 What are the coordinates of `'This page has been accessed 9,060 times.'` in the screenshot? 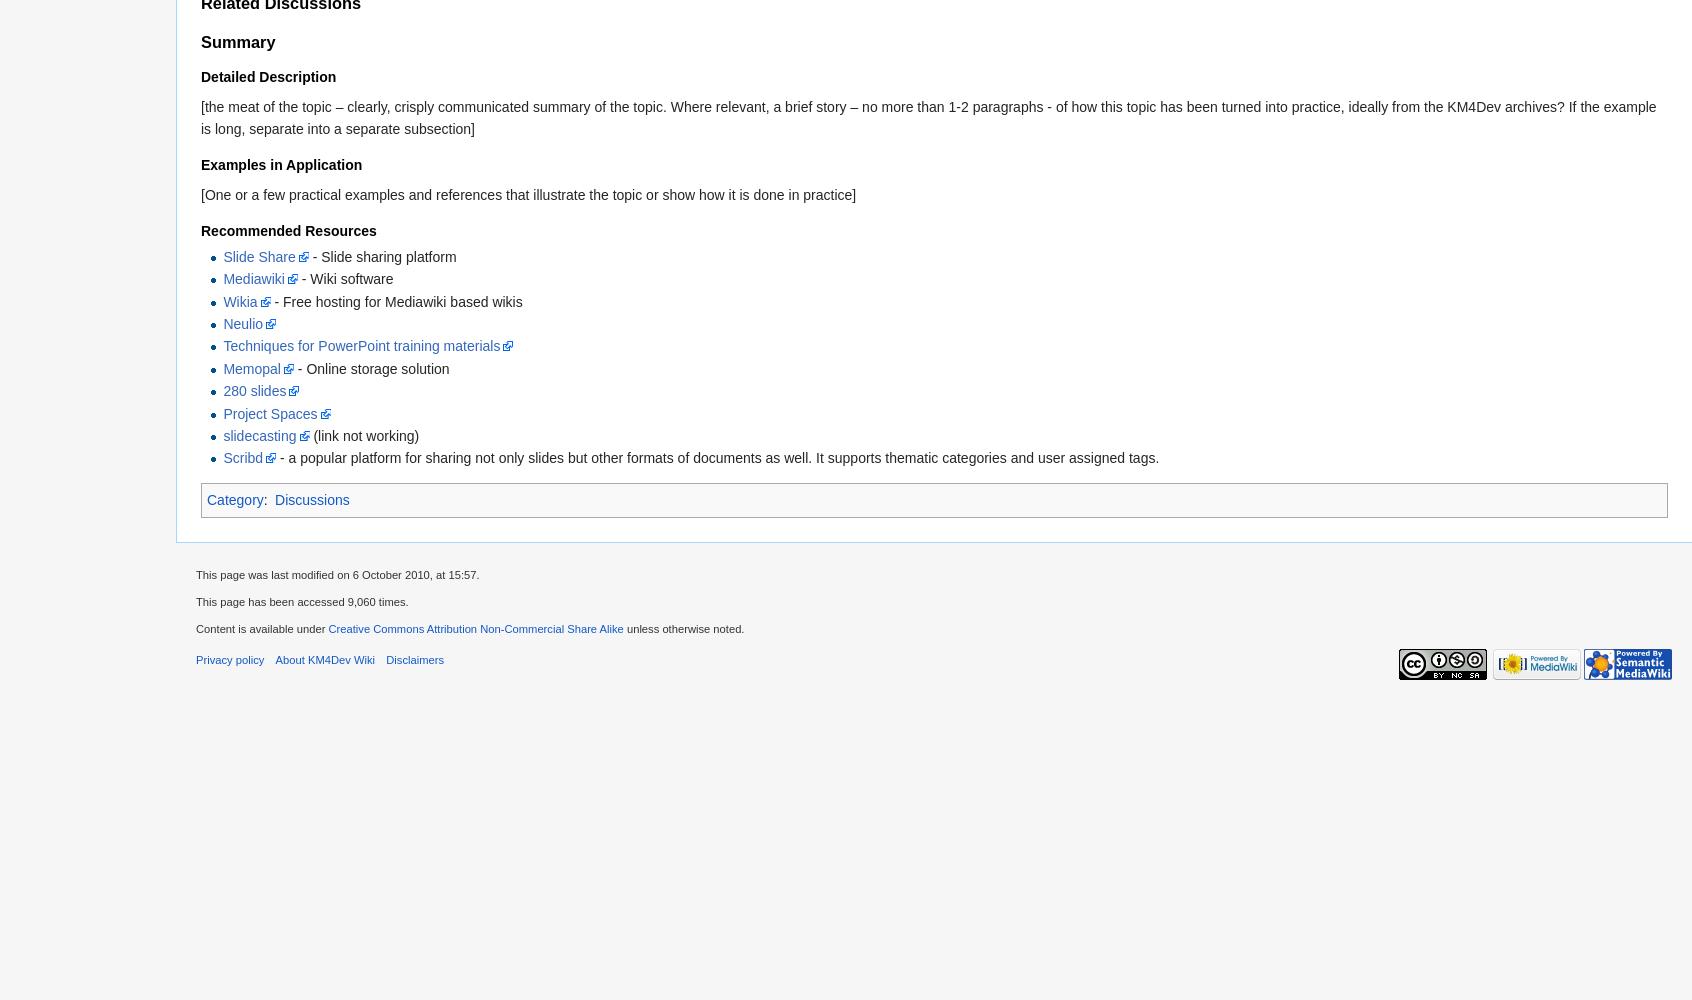 It's located at (301, 601).